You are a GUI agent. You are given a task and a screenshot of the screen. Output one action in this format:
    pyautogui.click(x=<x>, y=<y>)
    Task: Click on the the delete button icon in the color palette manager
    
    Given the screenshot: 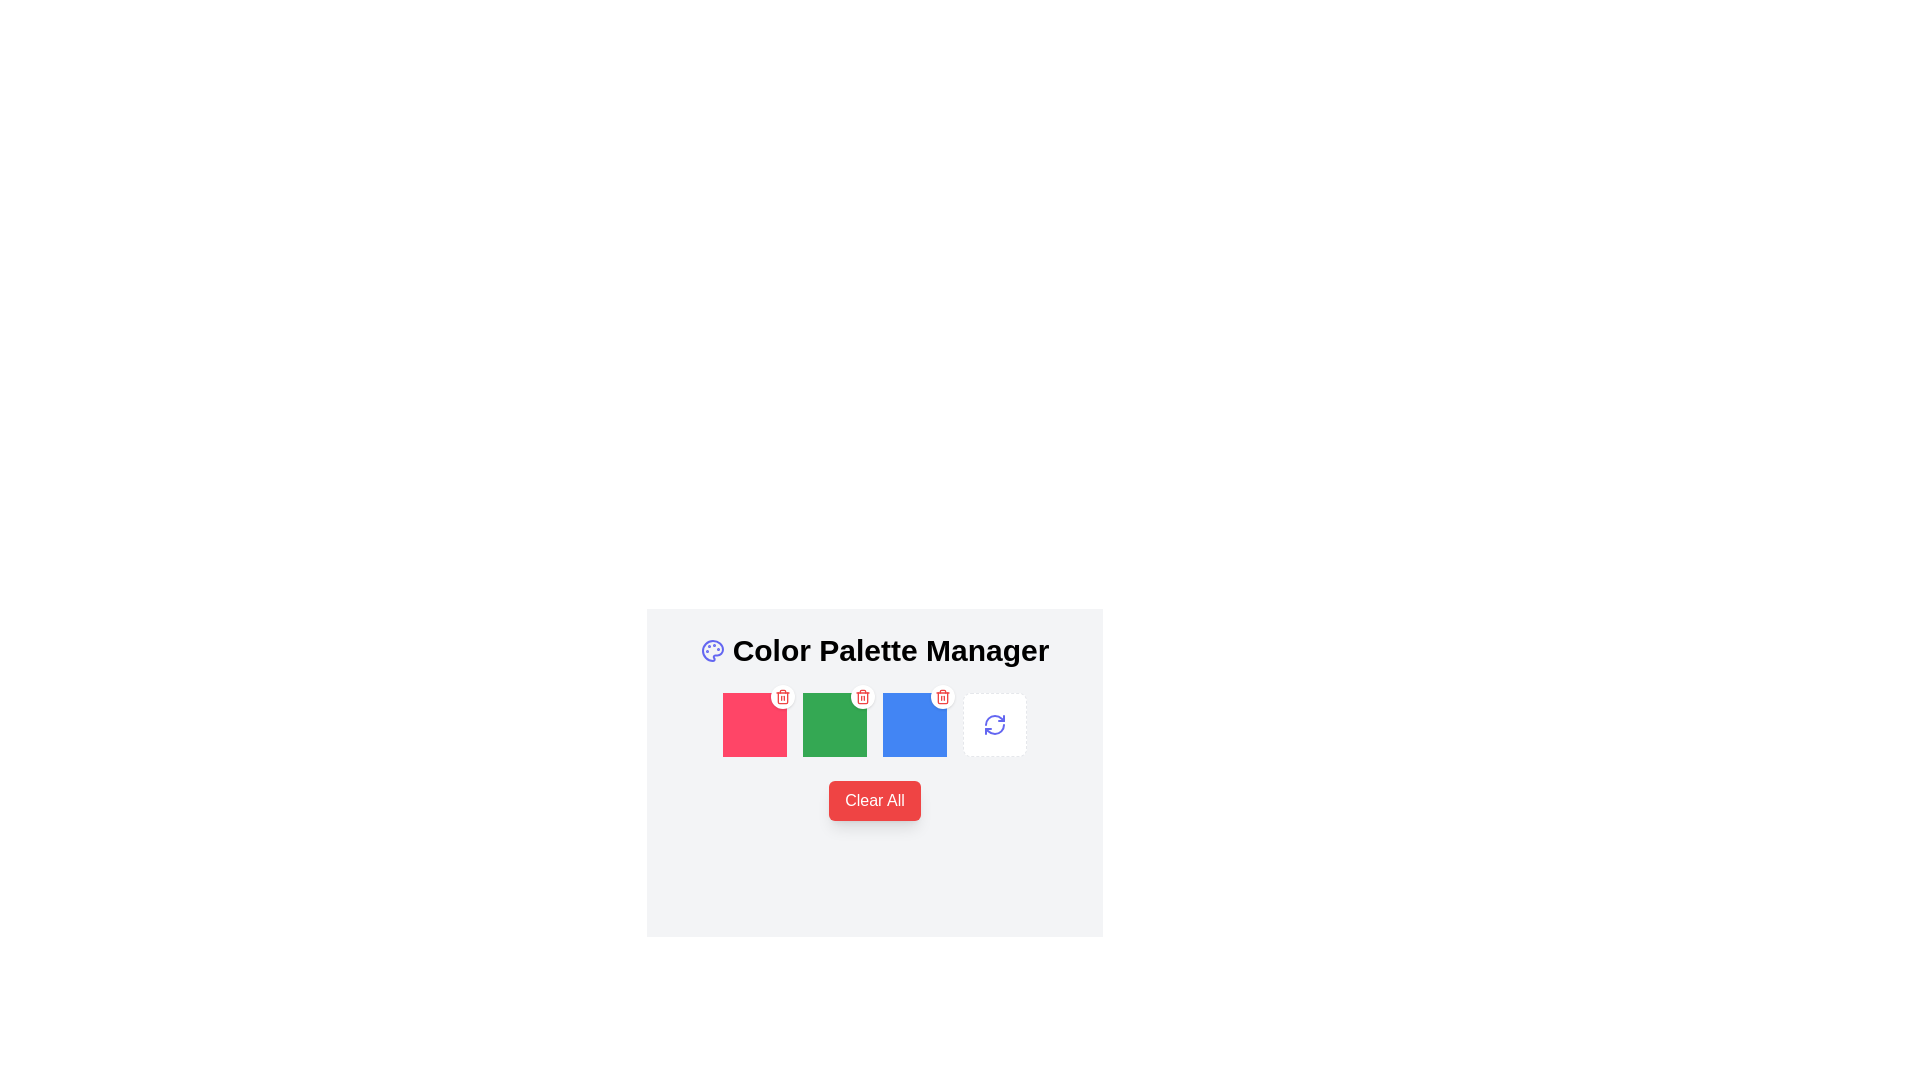 What is the action you would take?
    pyautogui.click(x=863, y=696)
    